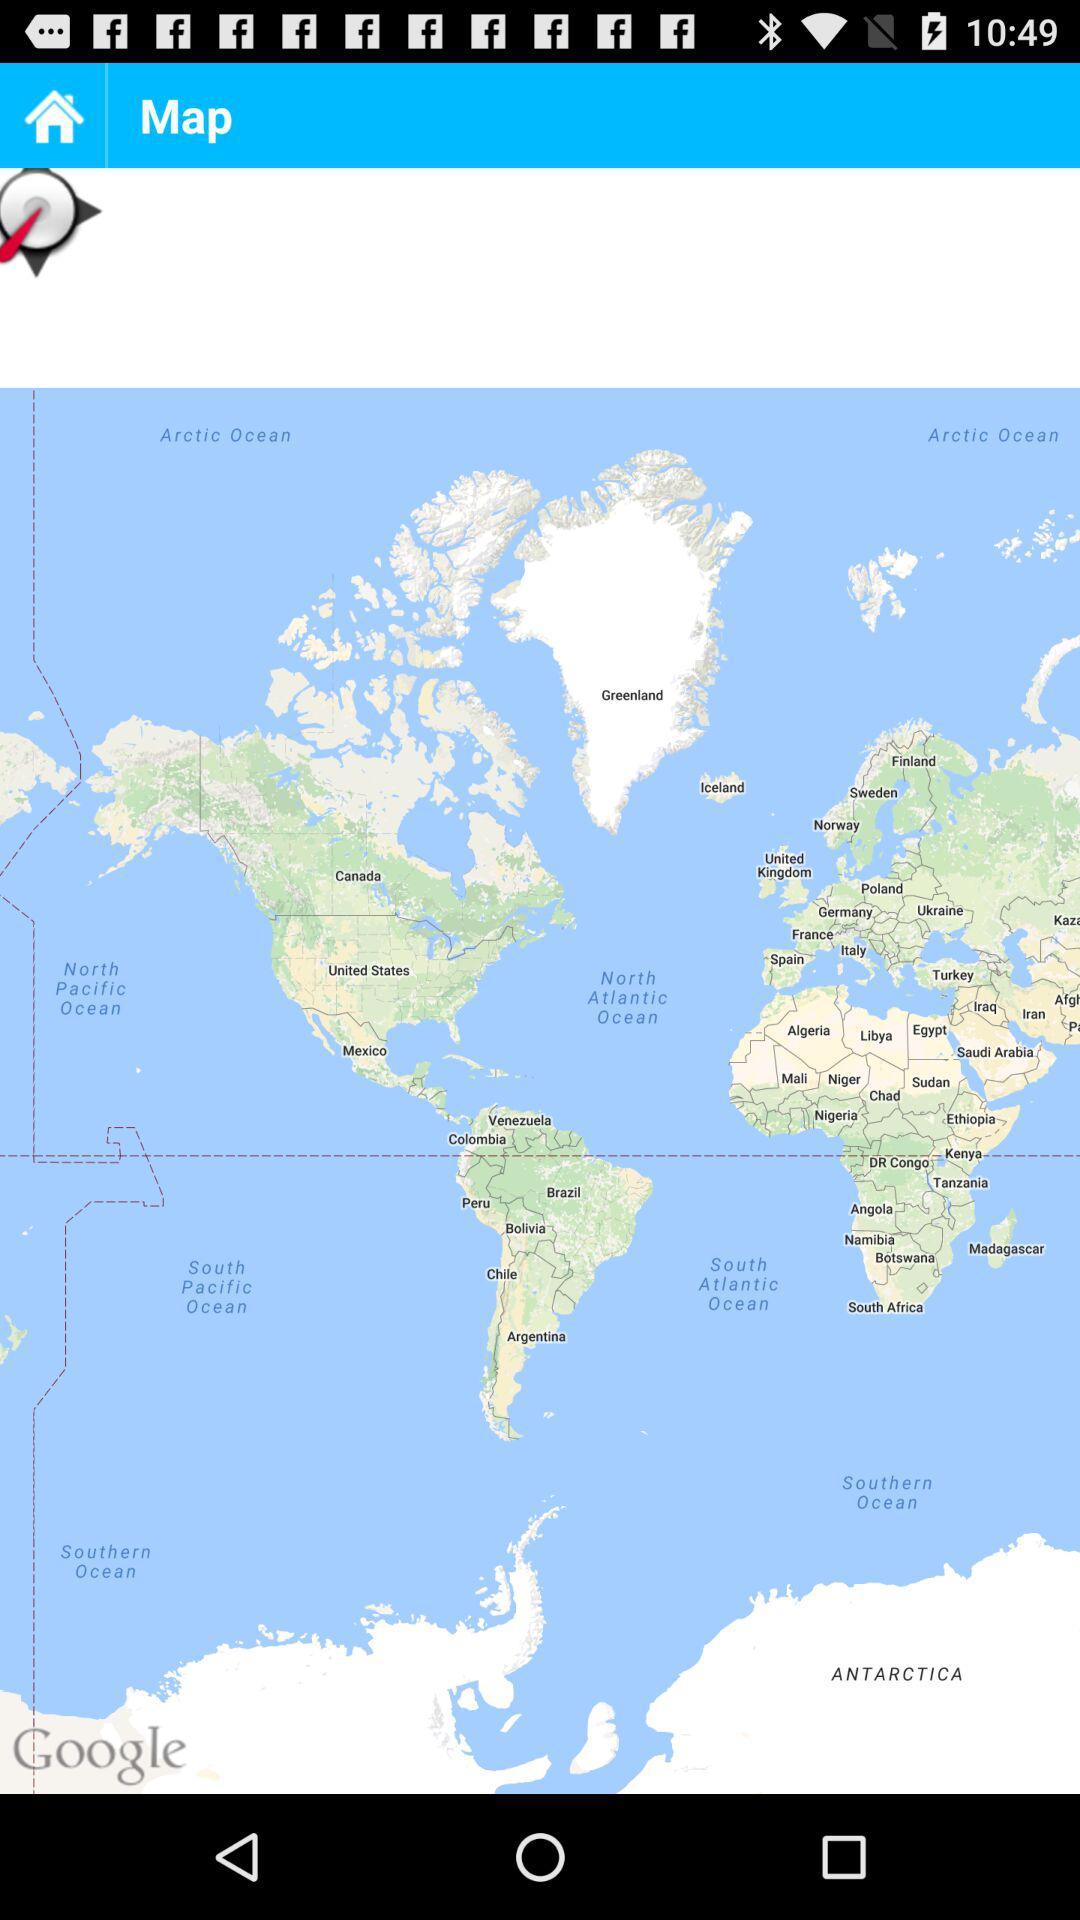 This screenshot has width=1080, height=1920. I want to click on the home icon, so click(51, 122).